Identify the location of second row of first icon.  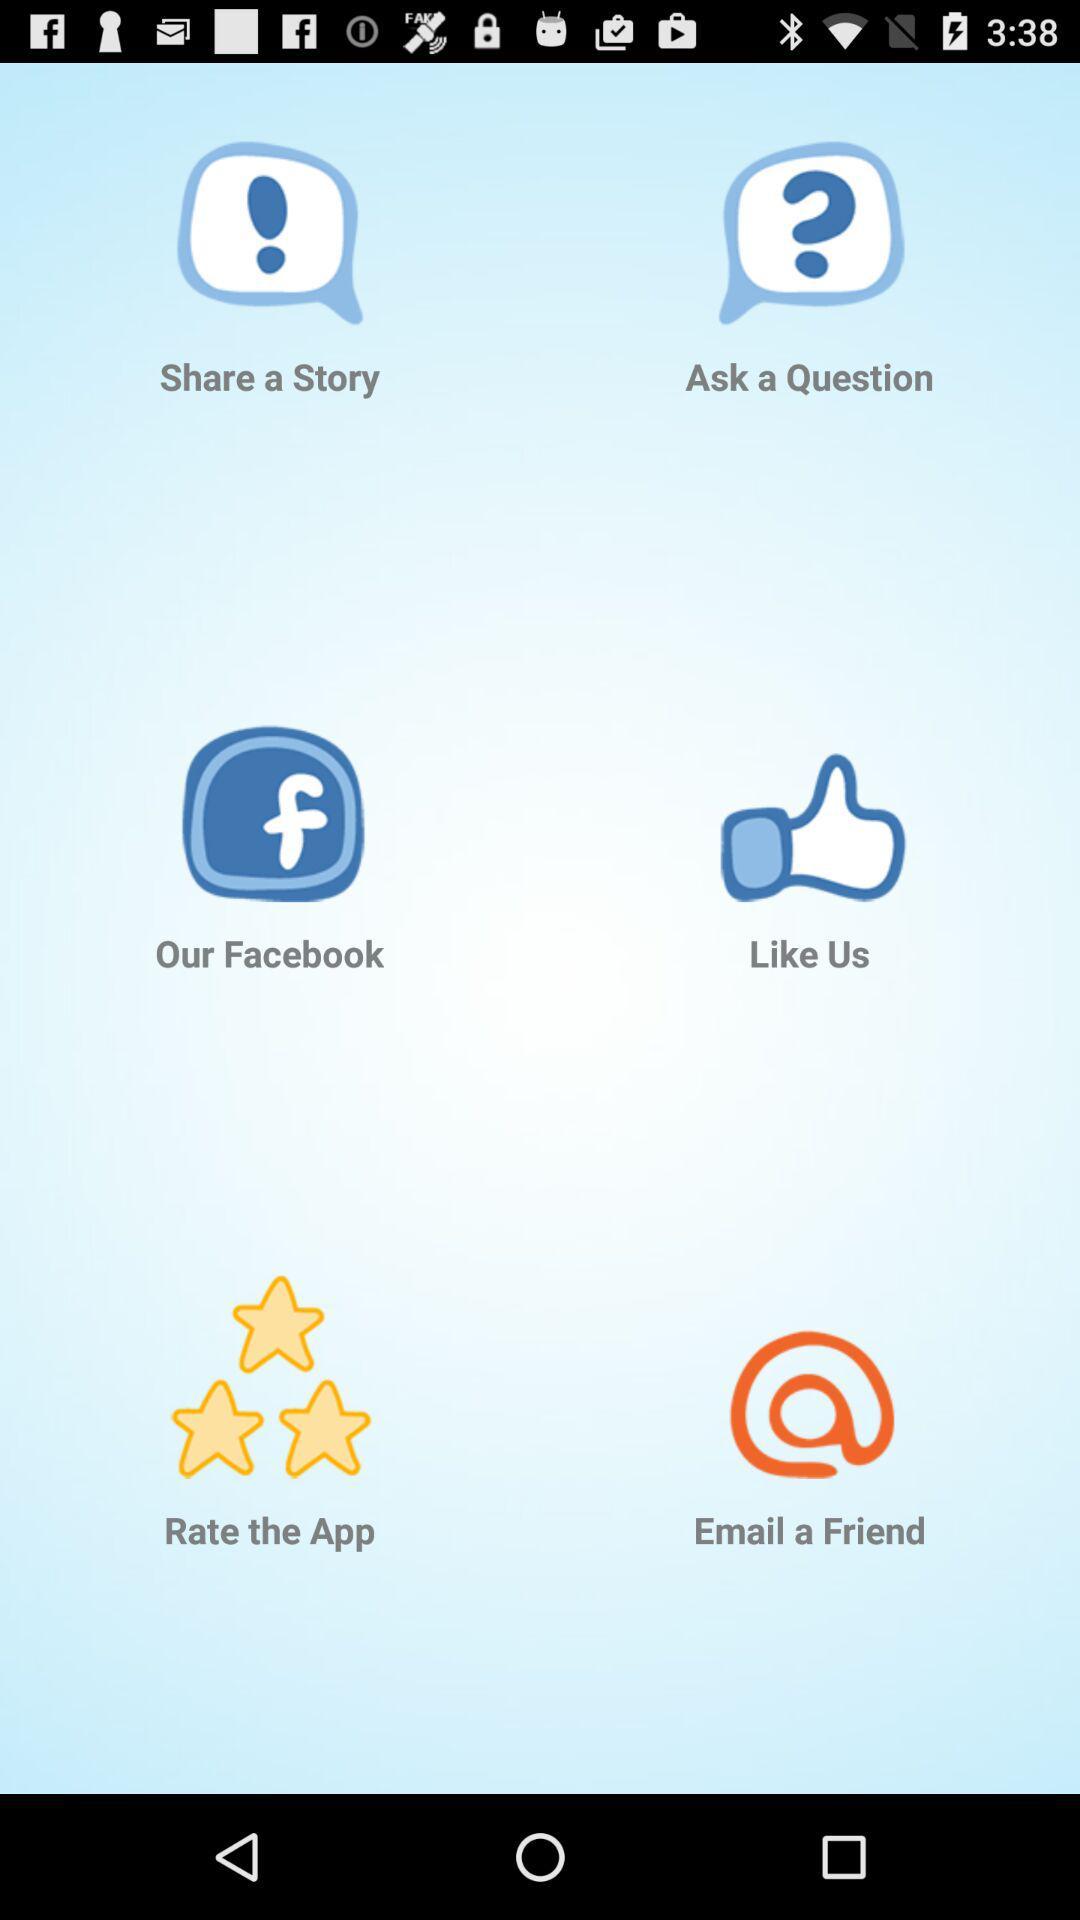
(270, 770).